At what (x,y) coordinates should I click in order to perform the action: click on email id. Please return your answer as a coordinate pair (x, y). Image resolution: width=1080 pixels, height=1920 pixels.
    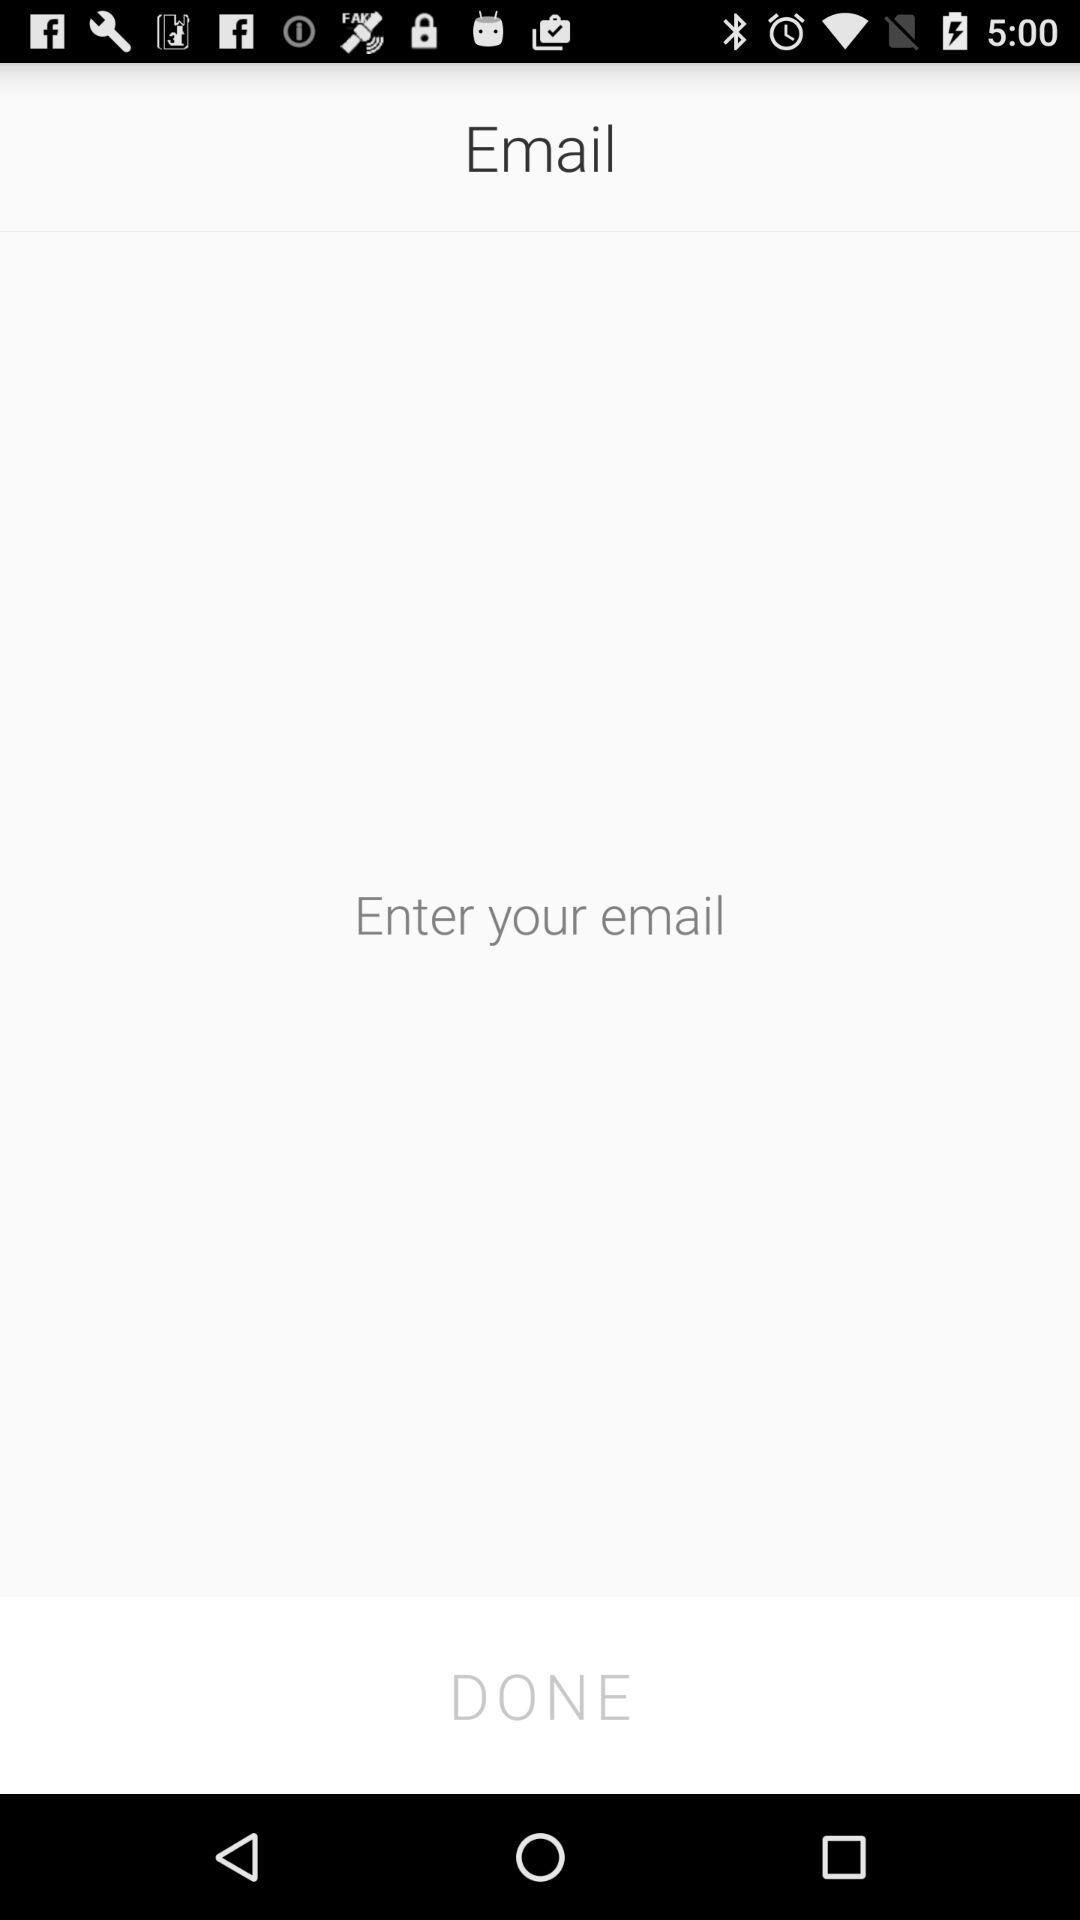
    Looking at the image, I should click on (540, 912).